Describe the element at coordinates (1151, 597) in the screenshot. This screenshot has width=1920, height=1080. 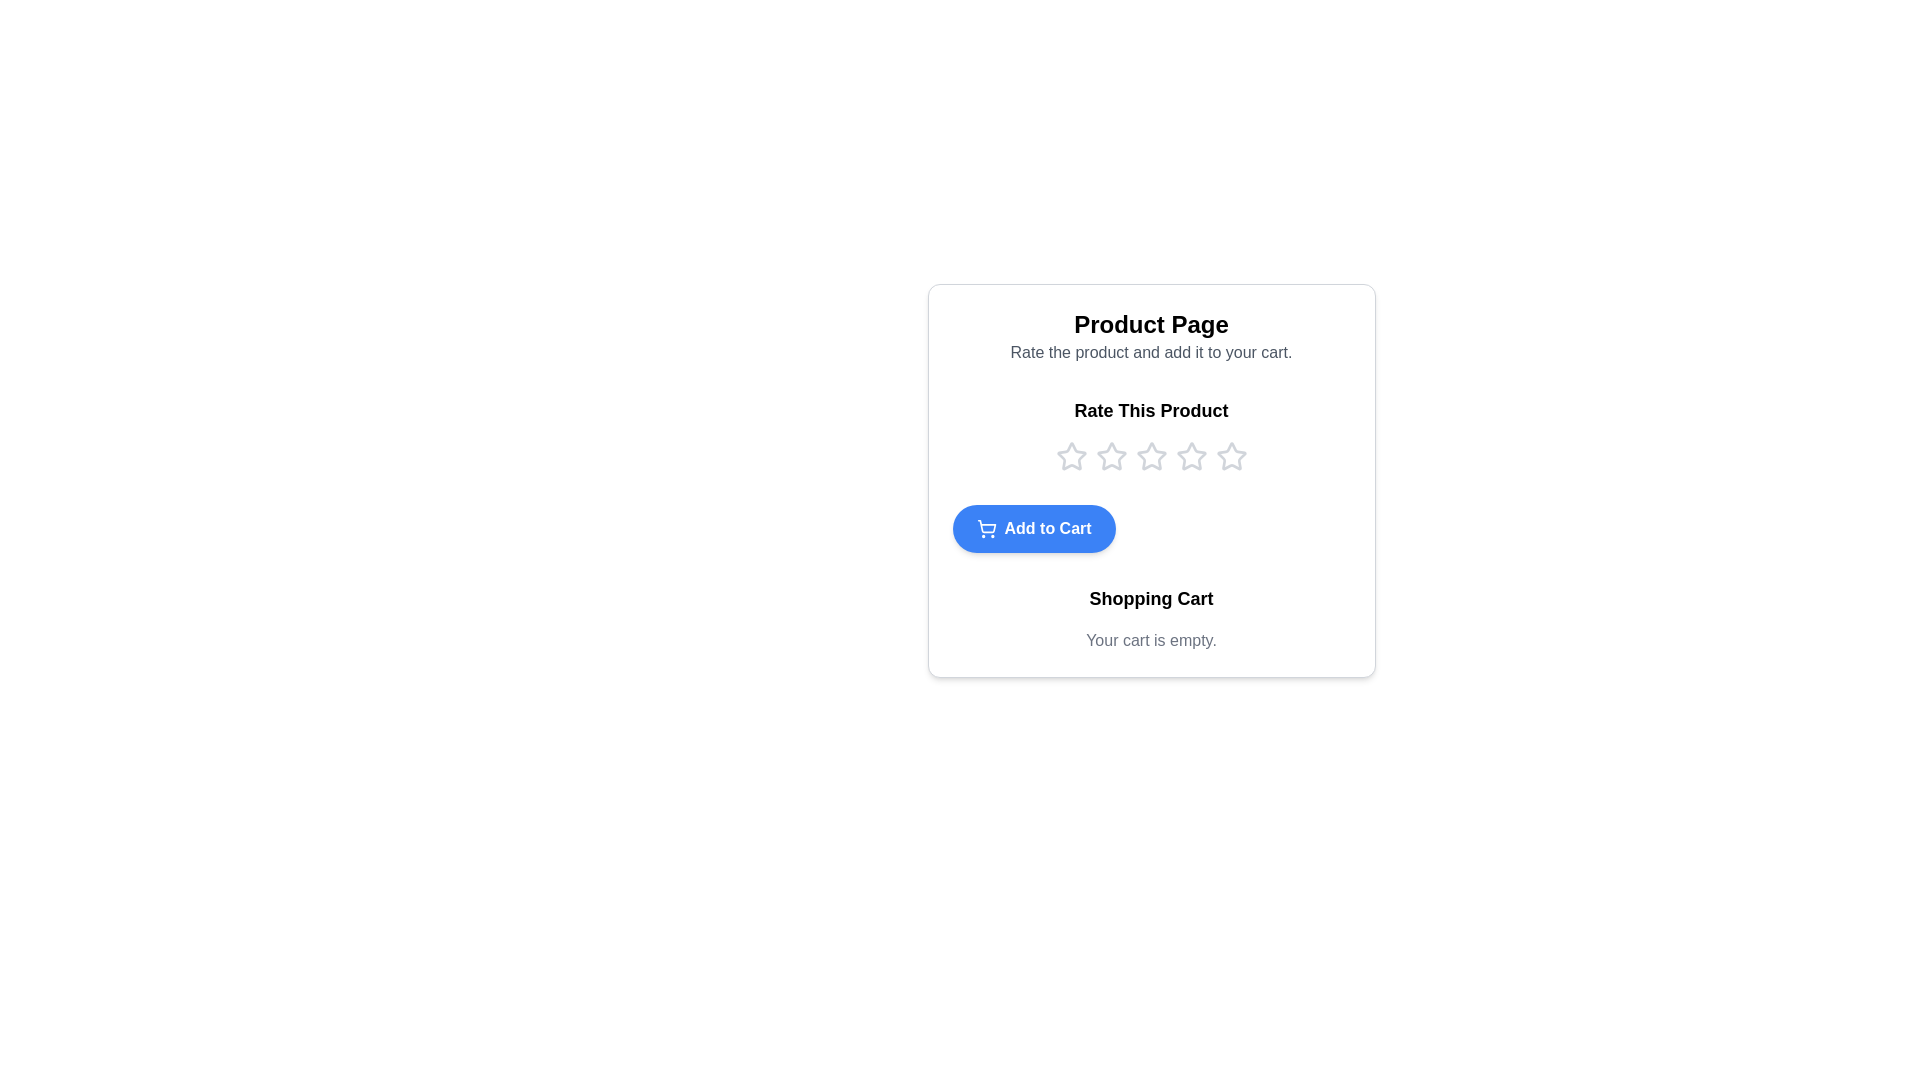
I see `'Shopping Cart' text element which is bold and black, located in the central lower portion of the card interface, directly above 'Your cart is empty.'` at that location.